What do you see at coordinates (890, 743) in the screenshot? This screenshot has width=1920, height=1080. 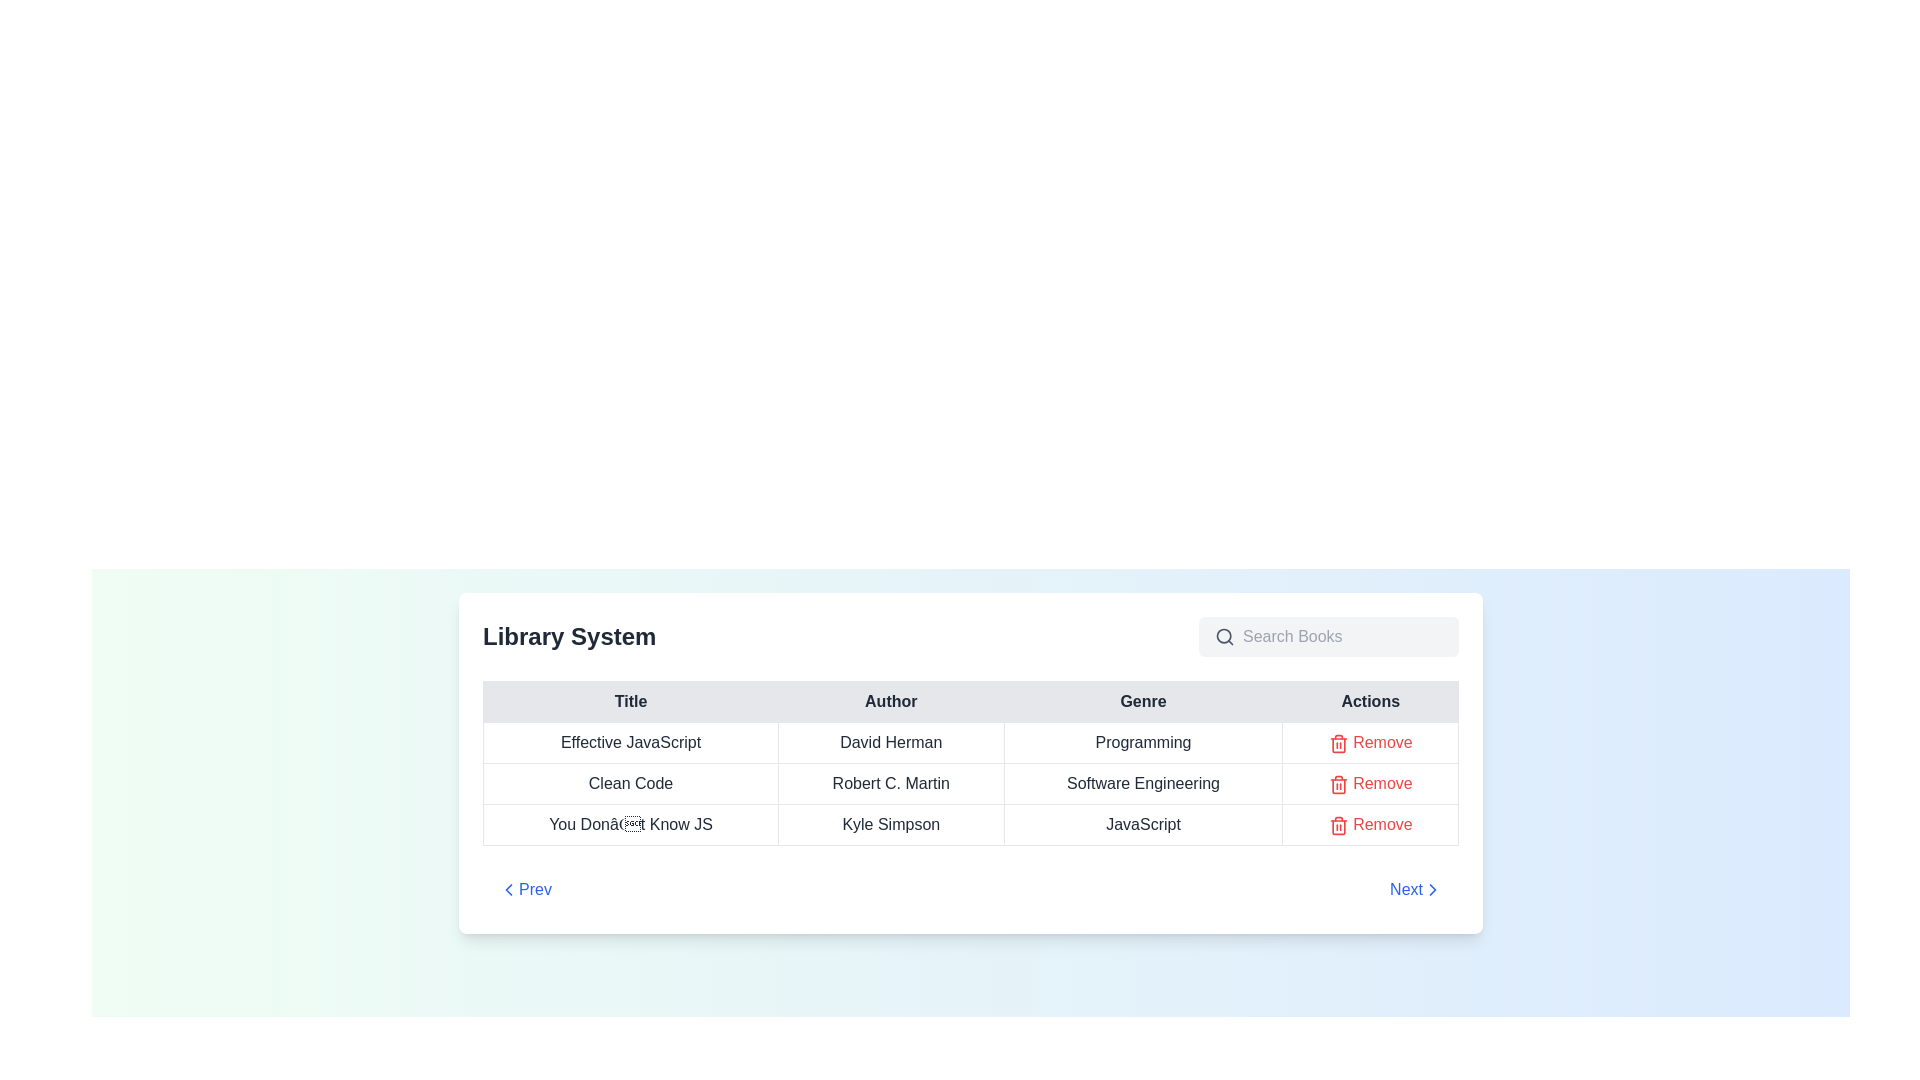 I see `the text label displaying 'David Herman' located in the 'Author' column of the first data row in the table for the book 'Effective JavaScript'` at bounding box center [890, 743].